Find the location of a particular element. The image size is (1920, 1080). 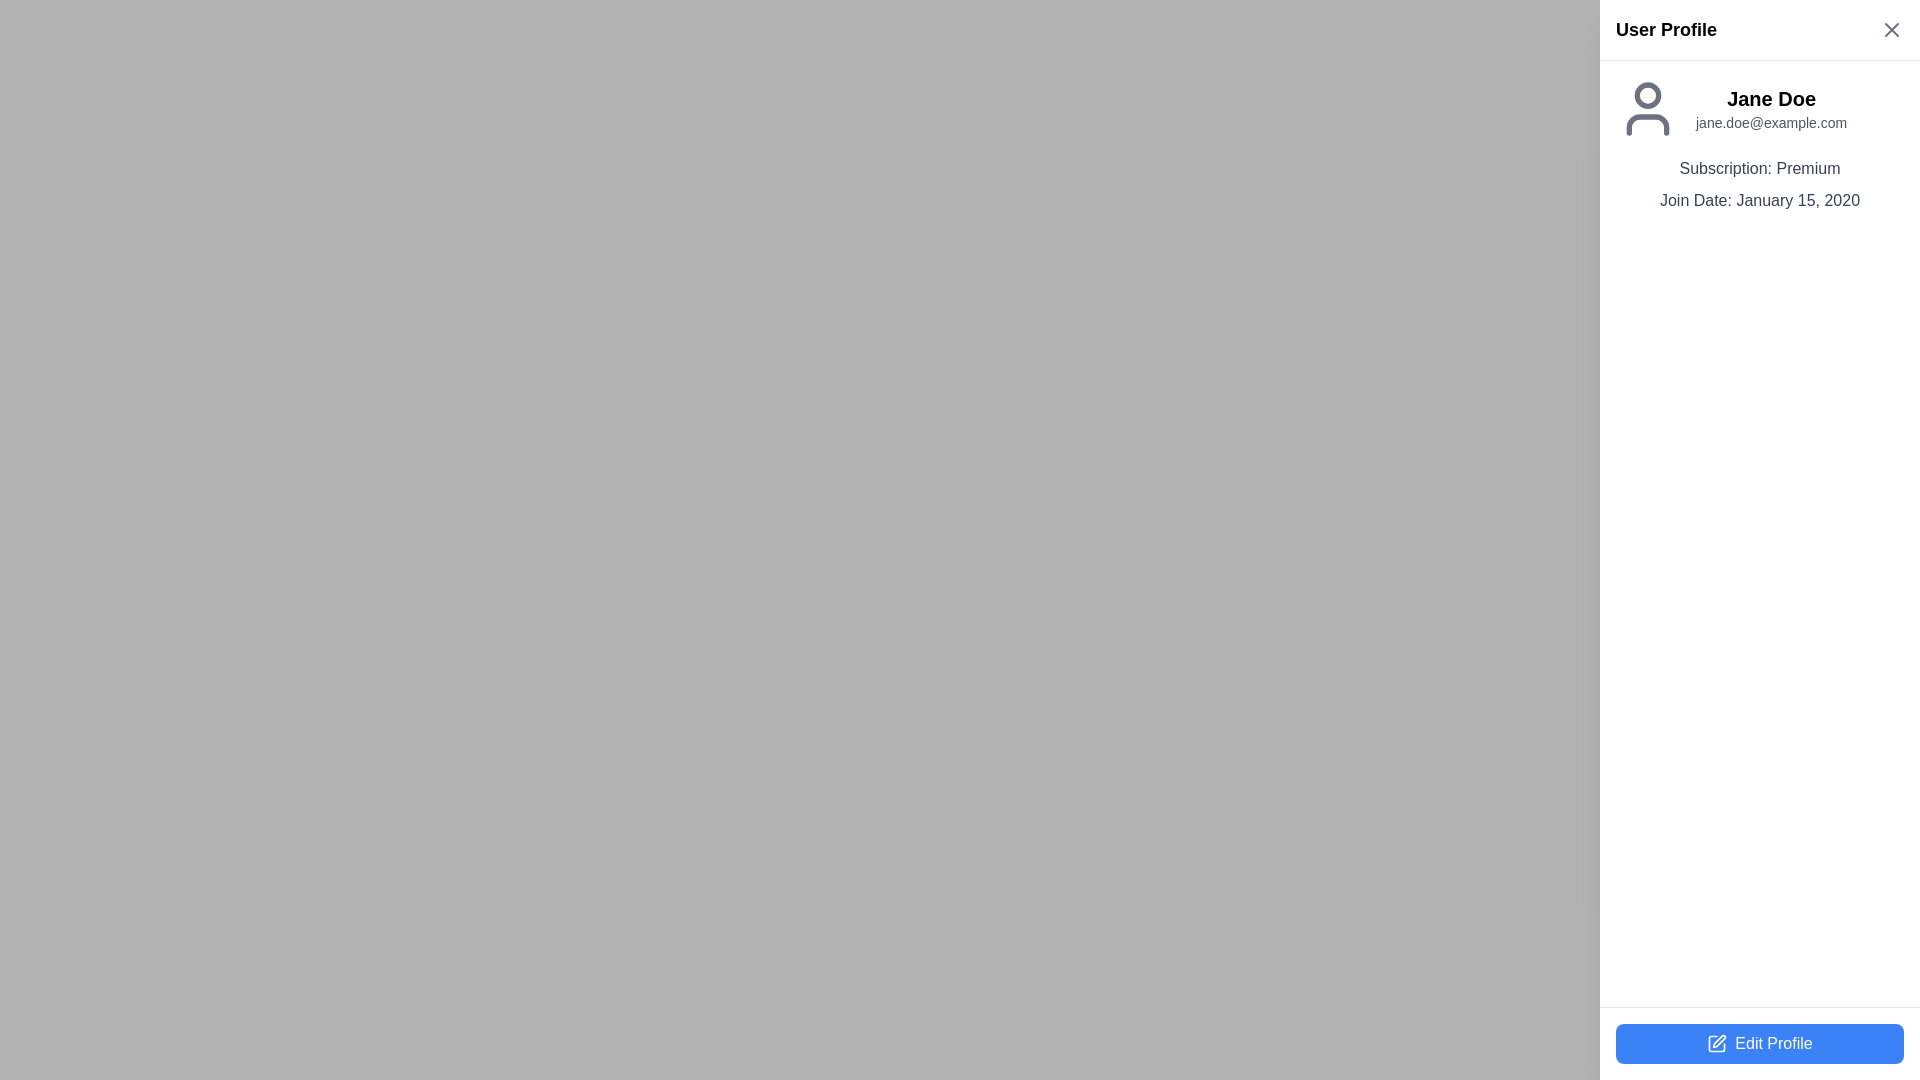

the static text label that provides the account's join date information, located beneath the 'Subscription: Premium' label in the user profile section is located at coordinates (1760, 200).